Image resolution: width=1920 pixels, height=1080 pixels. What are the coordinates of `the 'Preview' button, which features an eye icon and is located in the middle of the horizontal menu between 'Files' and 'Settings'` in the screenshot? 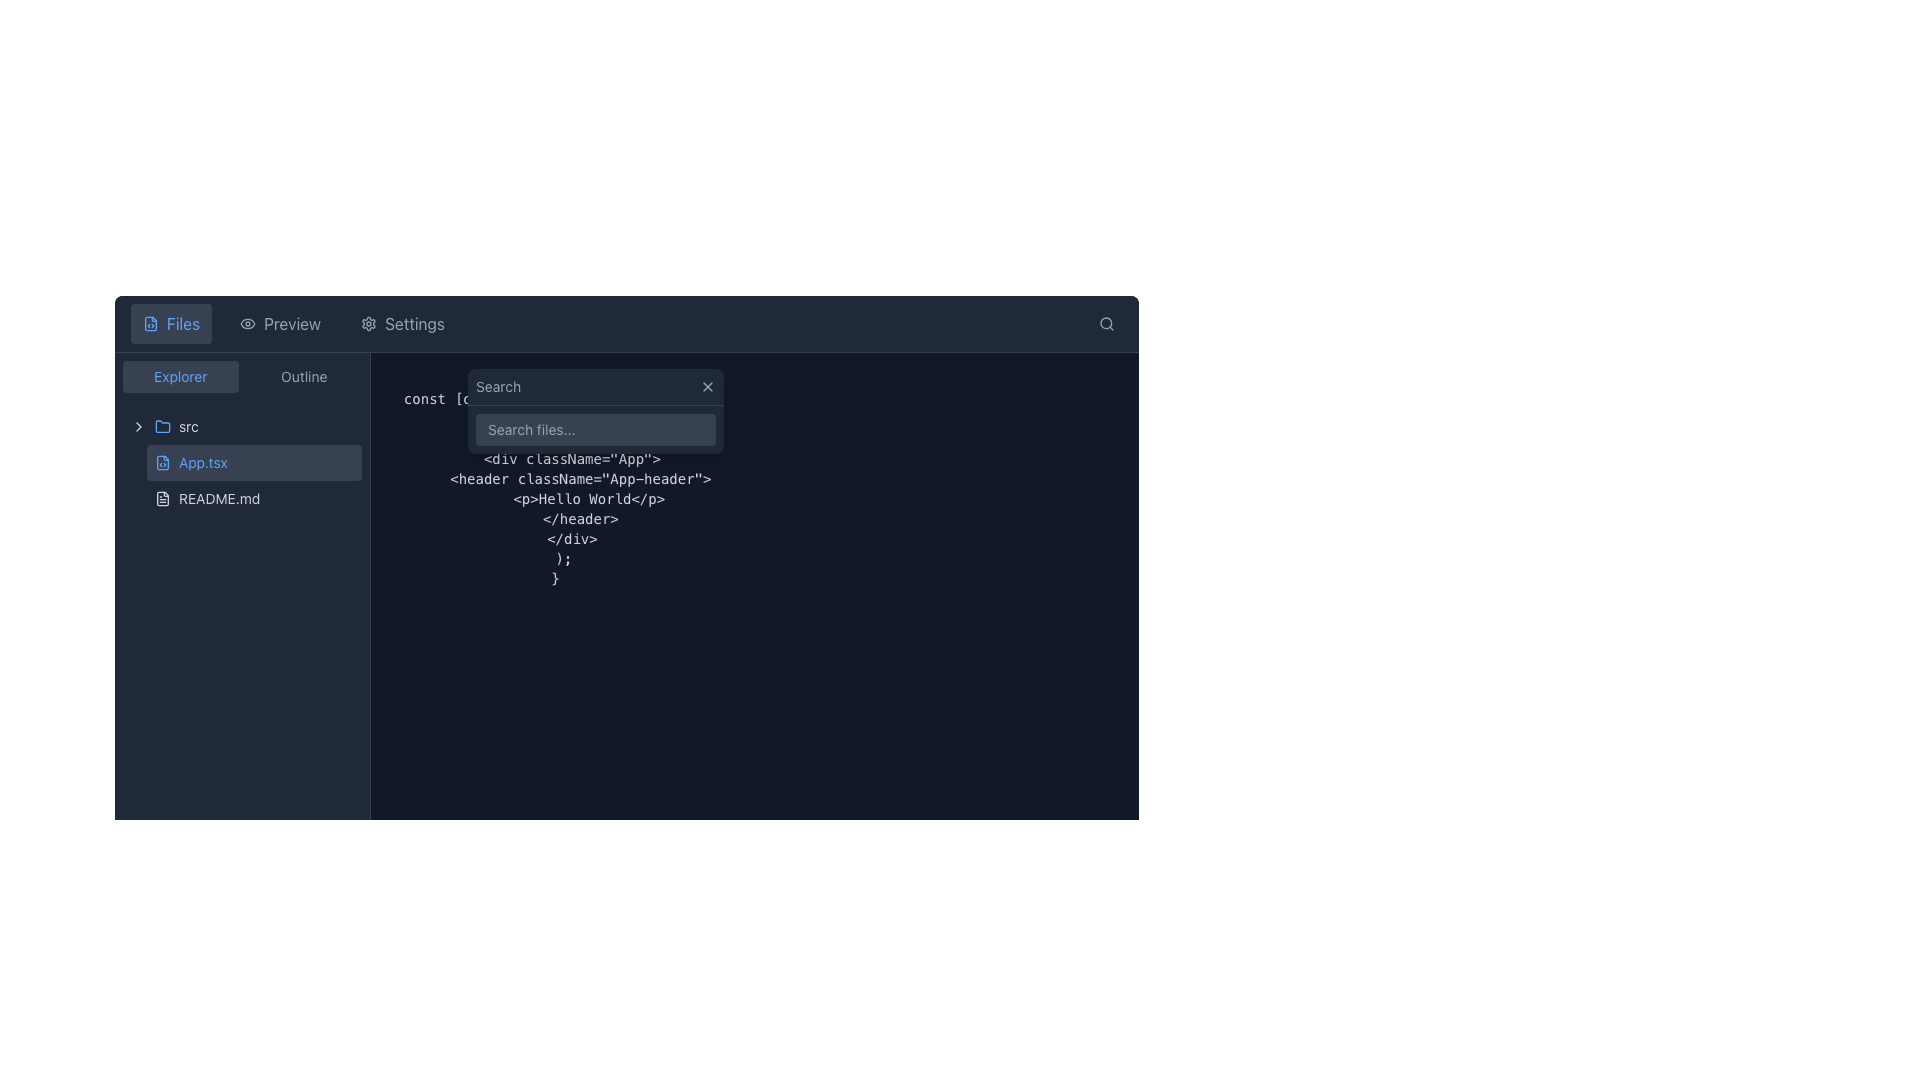 It's located at (279, 323).